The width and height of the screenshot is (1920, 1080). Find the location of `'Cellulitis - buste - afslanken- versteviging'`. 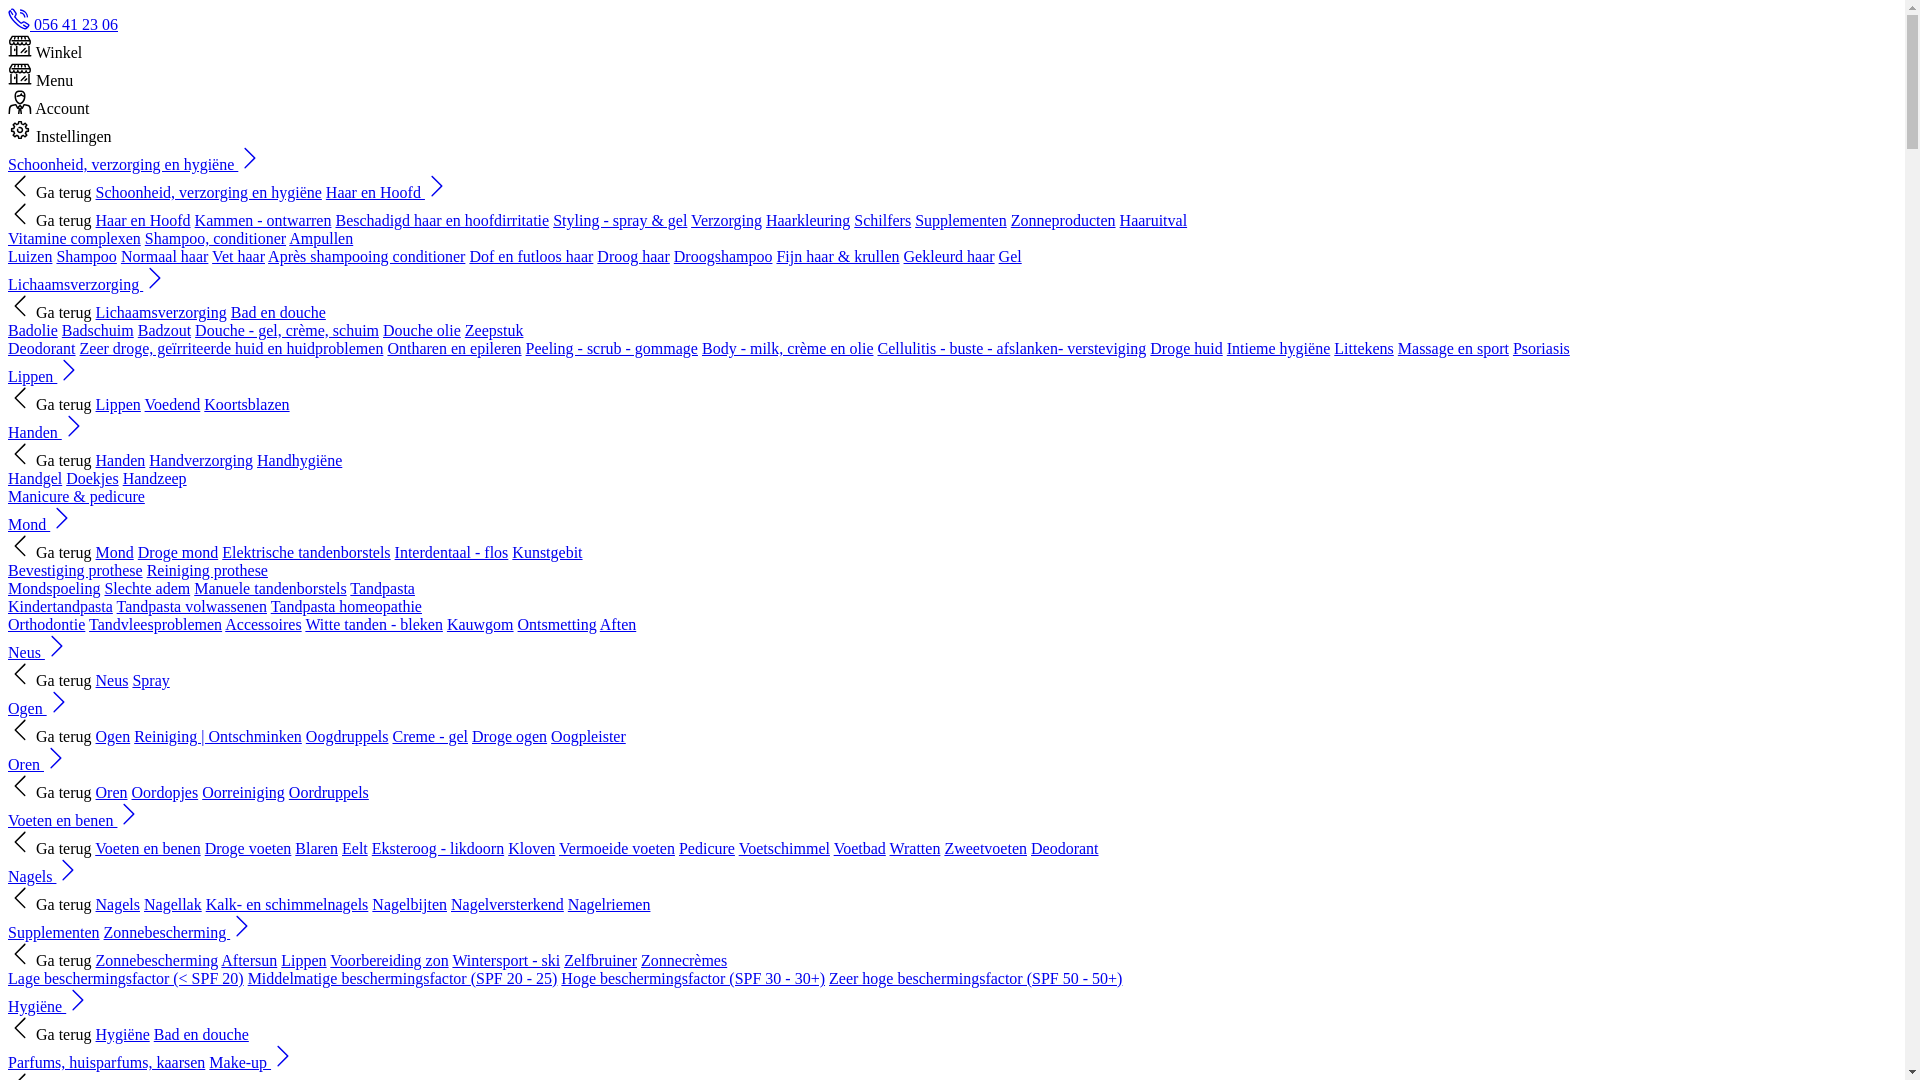

'Cellulitis - buste - afslanken- versteviging' is located at coordinates (1011, 347).